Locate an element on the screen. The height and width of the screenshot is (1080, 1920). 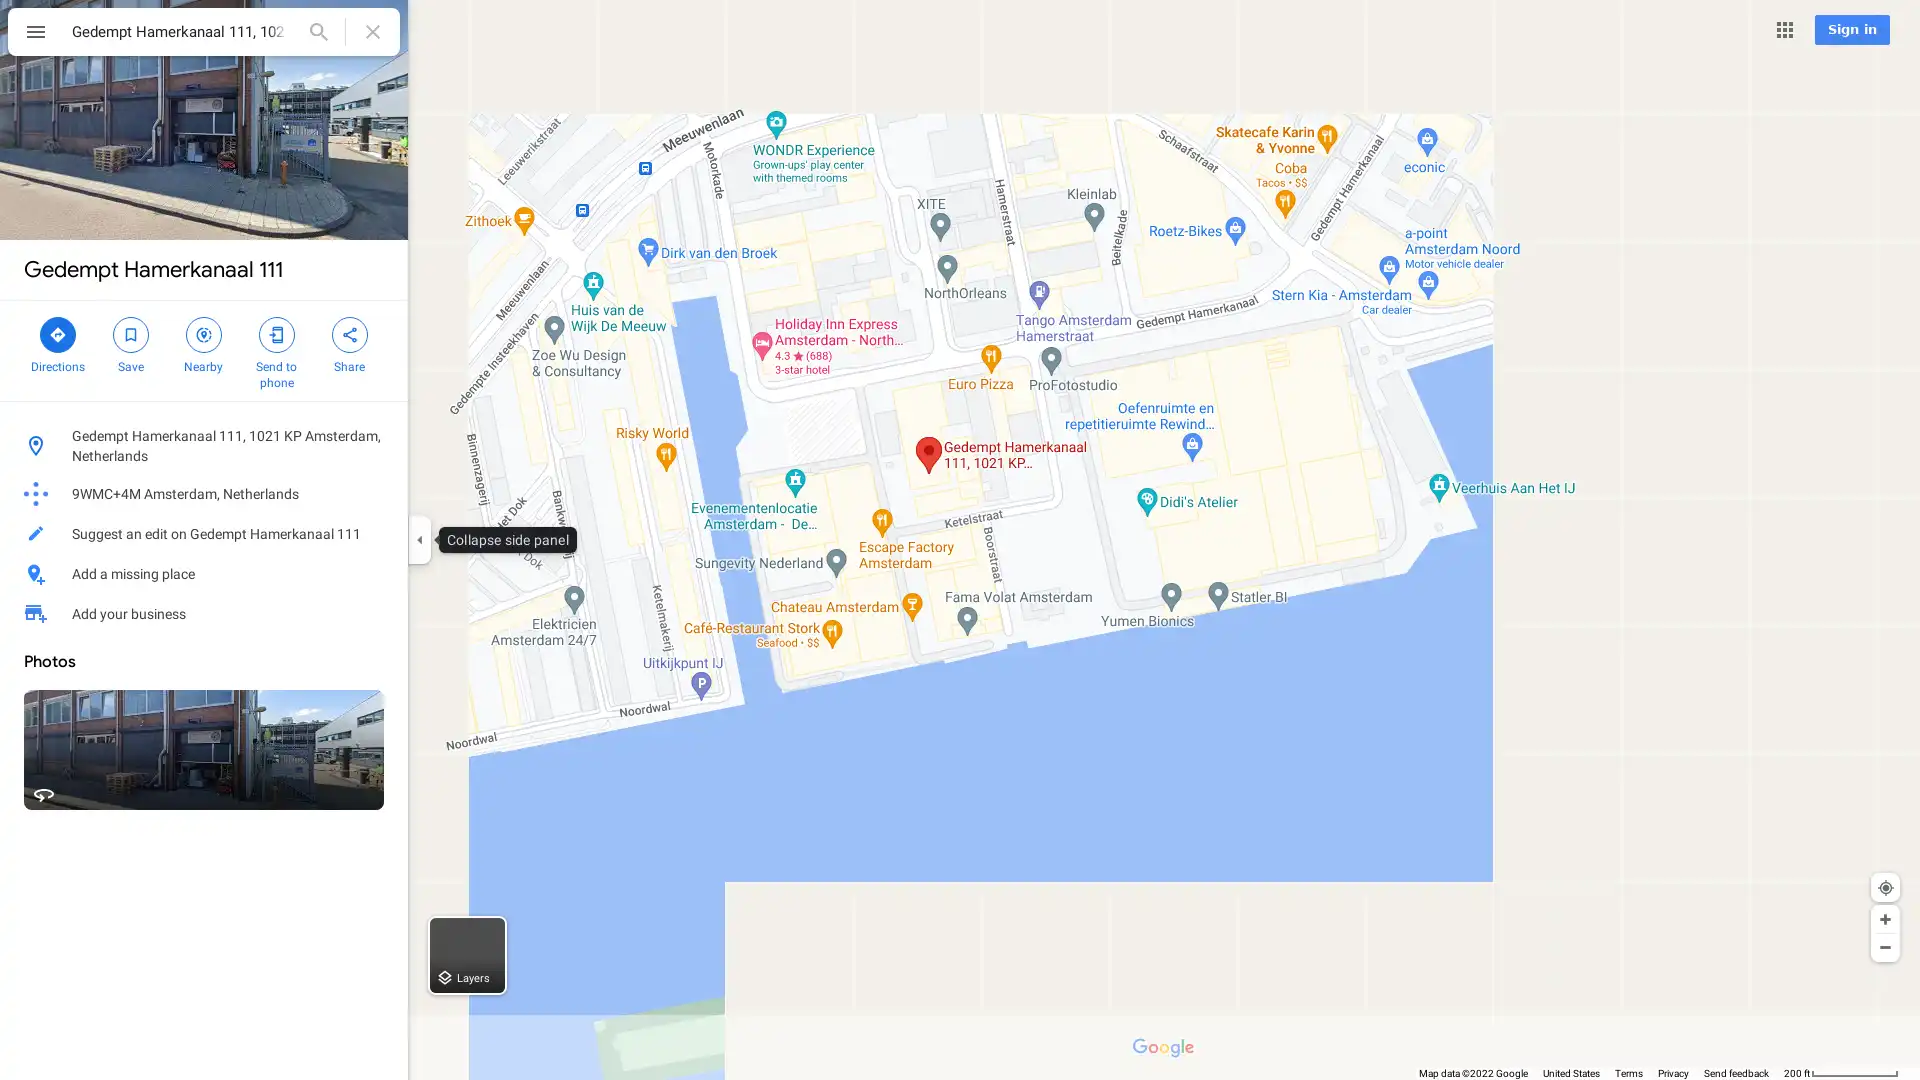
Zoom in is located at coordinates (1884, 983).